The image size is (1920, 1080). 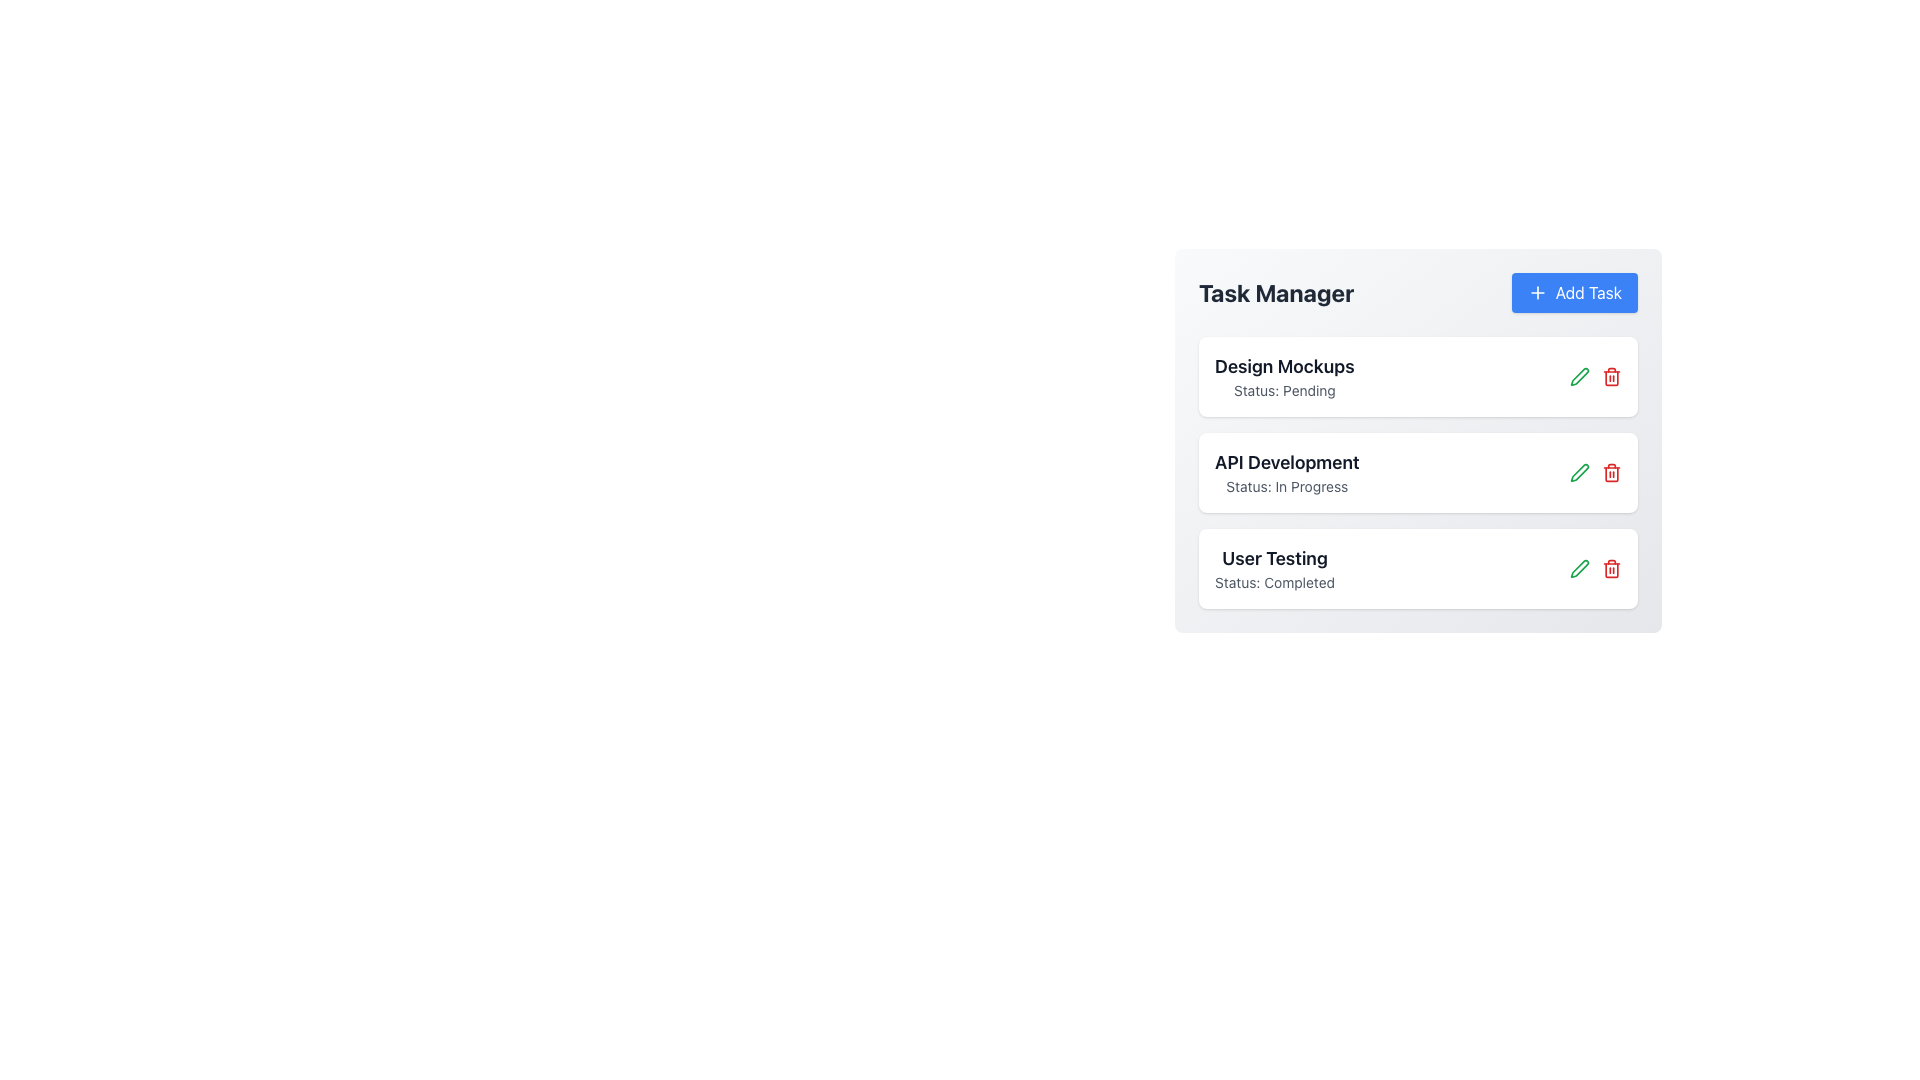 What do you see at coordinates (1274, 582) in the screenshot?
I see `the static text label that indicates the completion status of the 'User Testing' task, located below the 'User Testing' label in the task card` at bounding box center [1274, 582].